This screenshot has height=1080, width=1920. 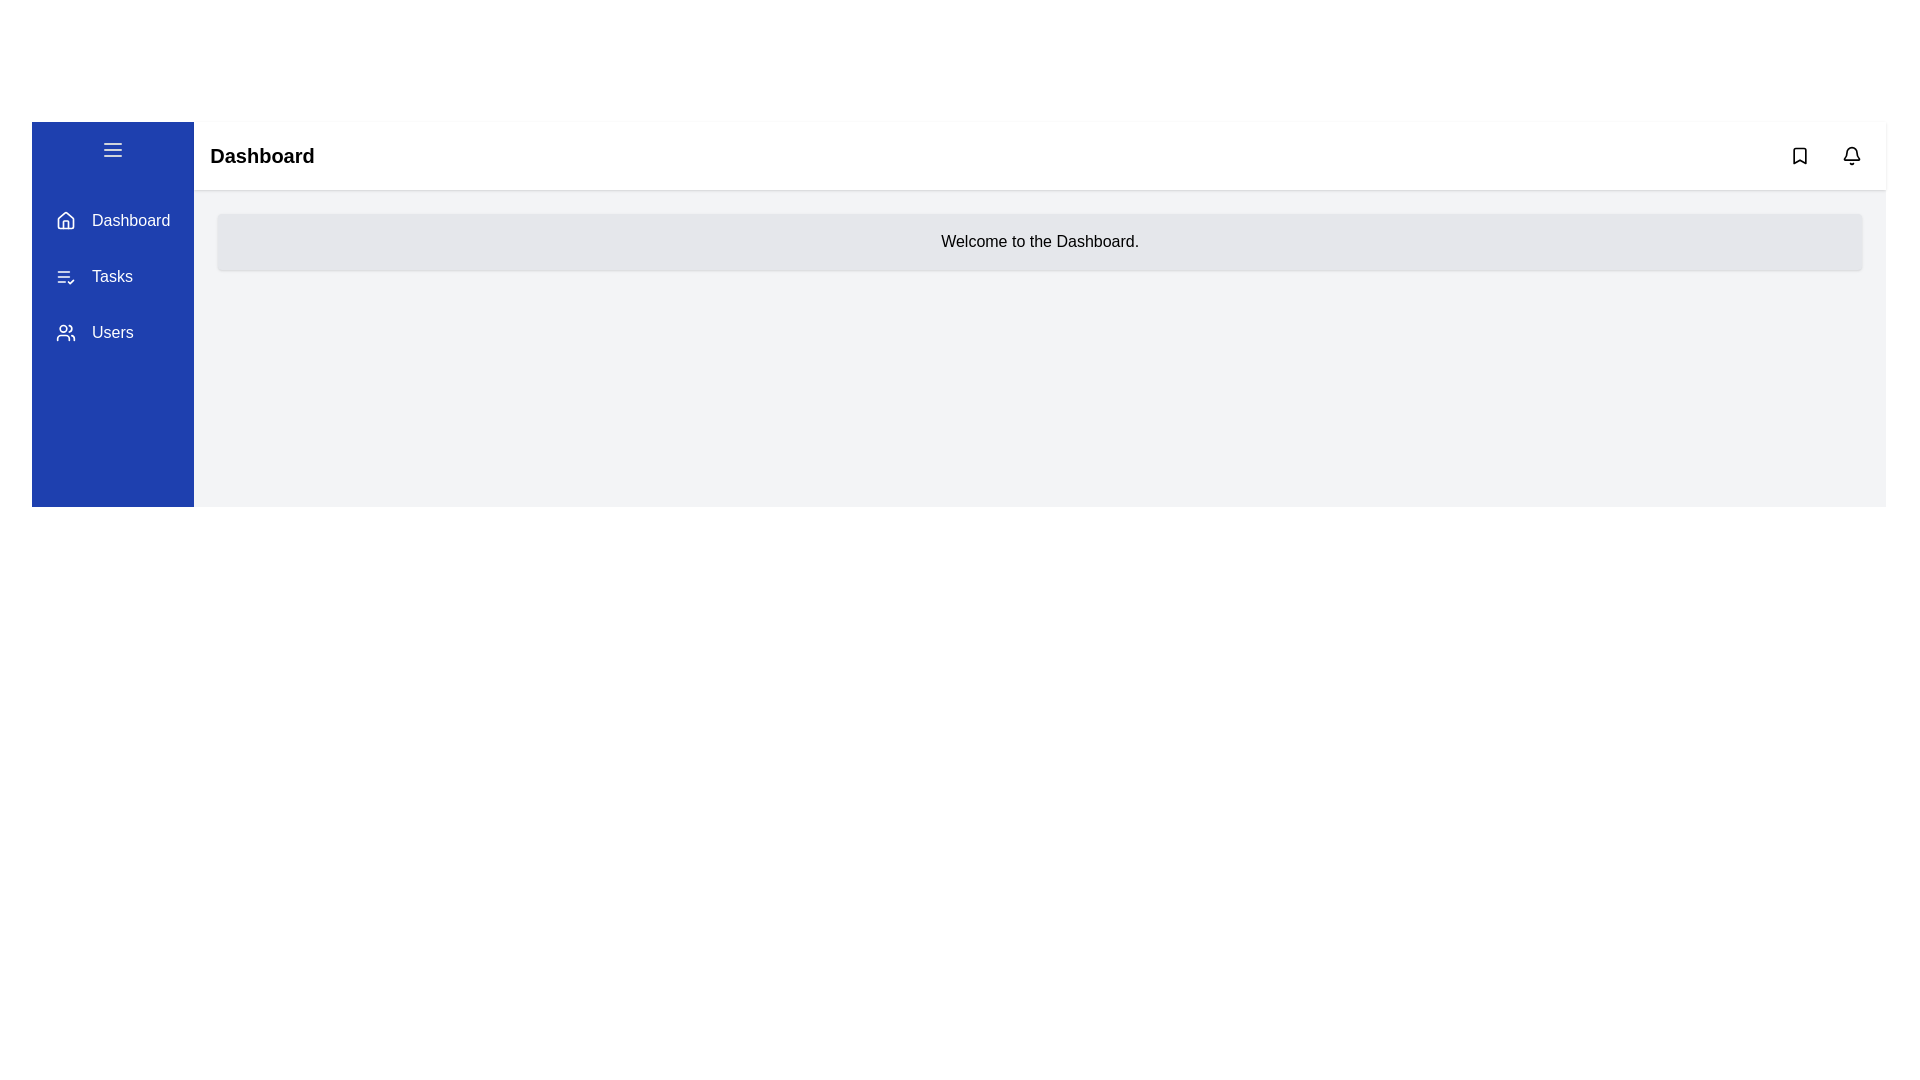 I want to click on the toggle button for the sidebar located at the top of the vertical sidebar, which allows users, so click(x=112, y=149).